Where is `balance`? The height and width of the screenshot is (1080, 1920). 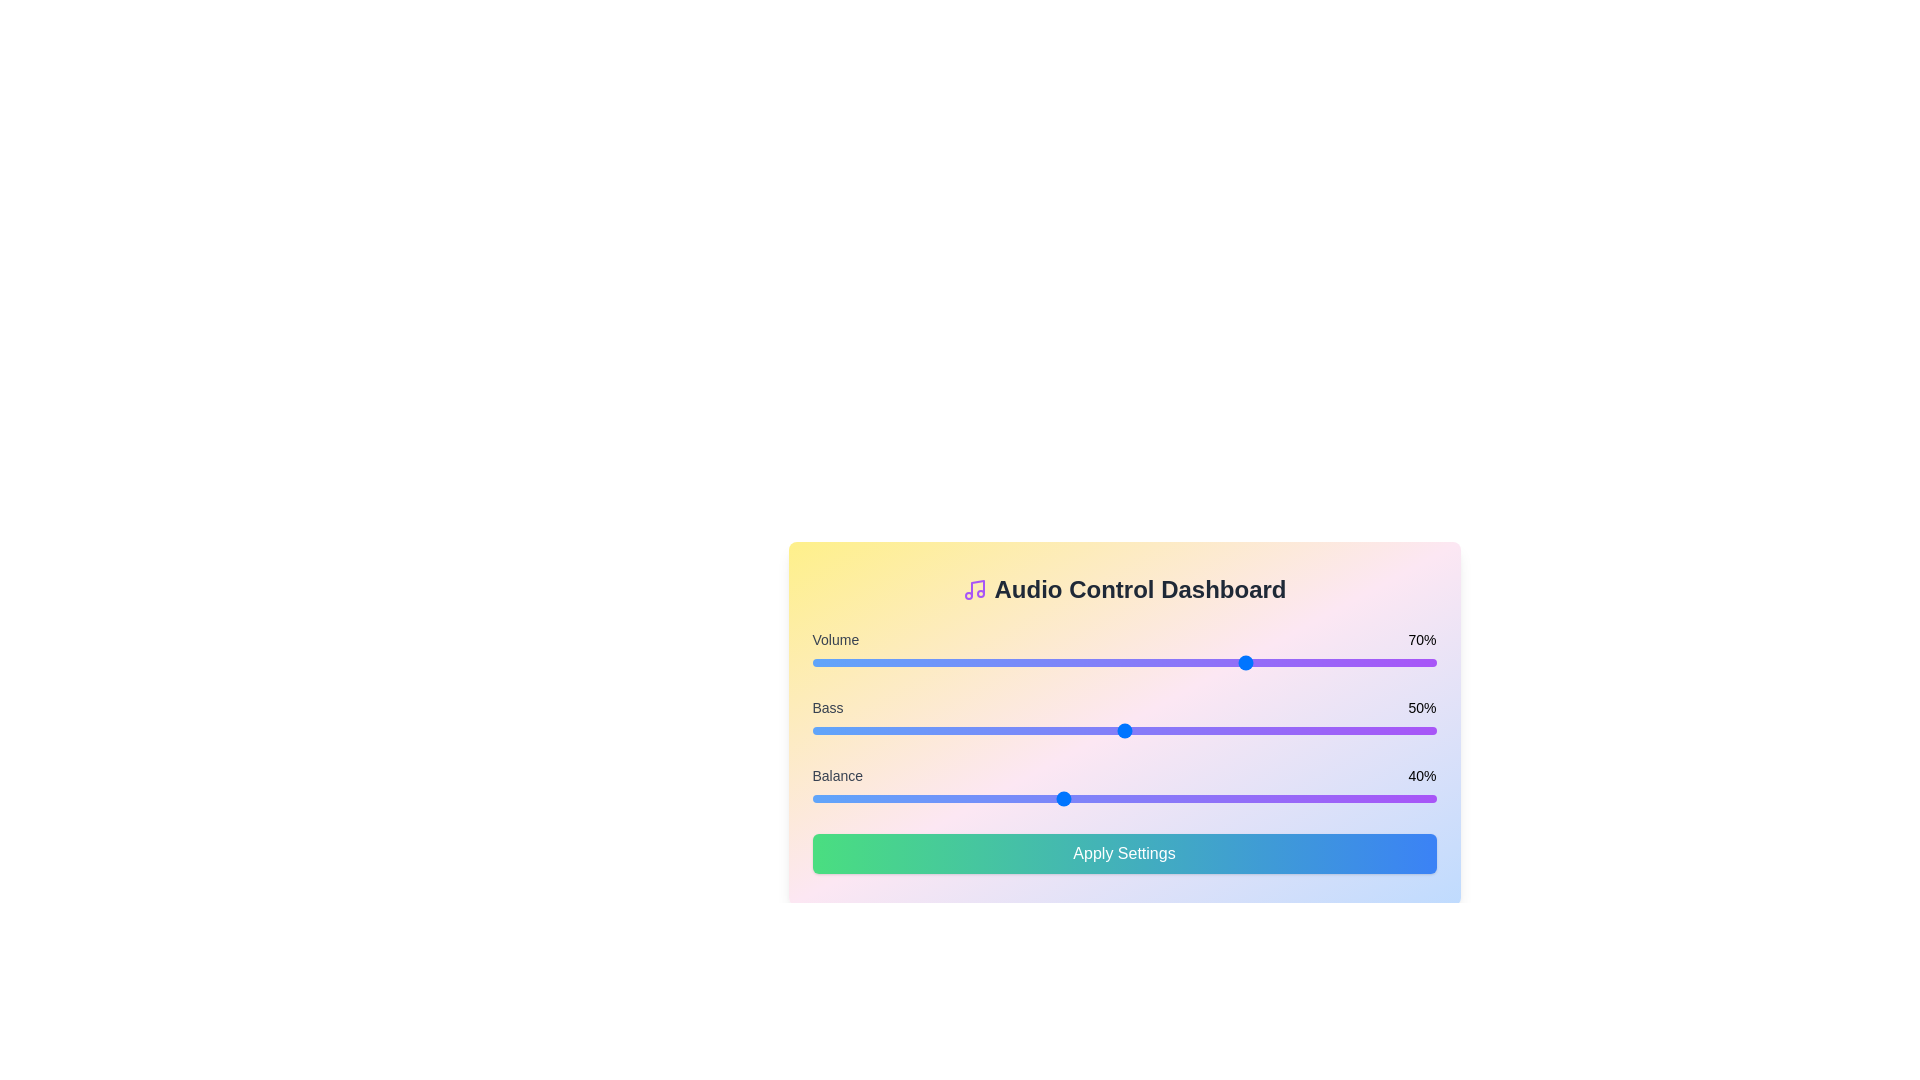 balance is located at coordinates (954, 797).